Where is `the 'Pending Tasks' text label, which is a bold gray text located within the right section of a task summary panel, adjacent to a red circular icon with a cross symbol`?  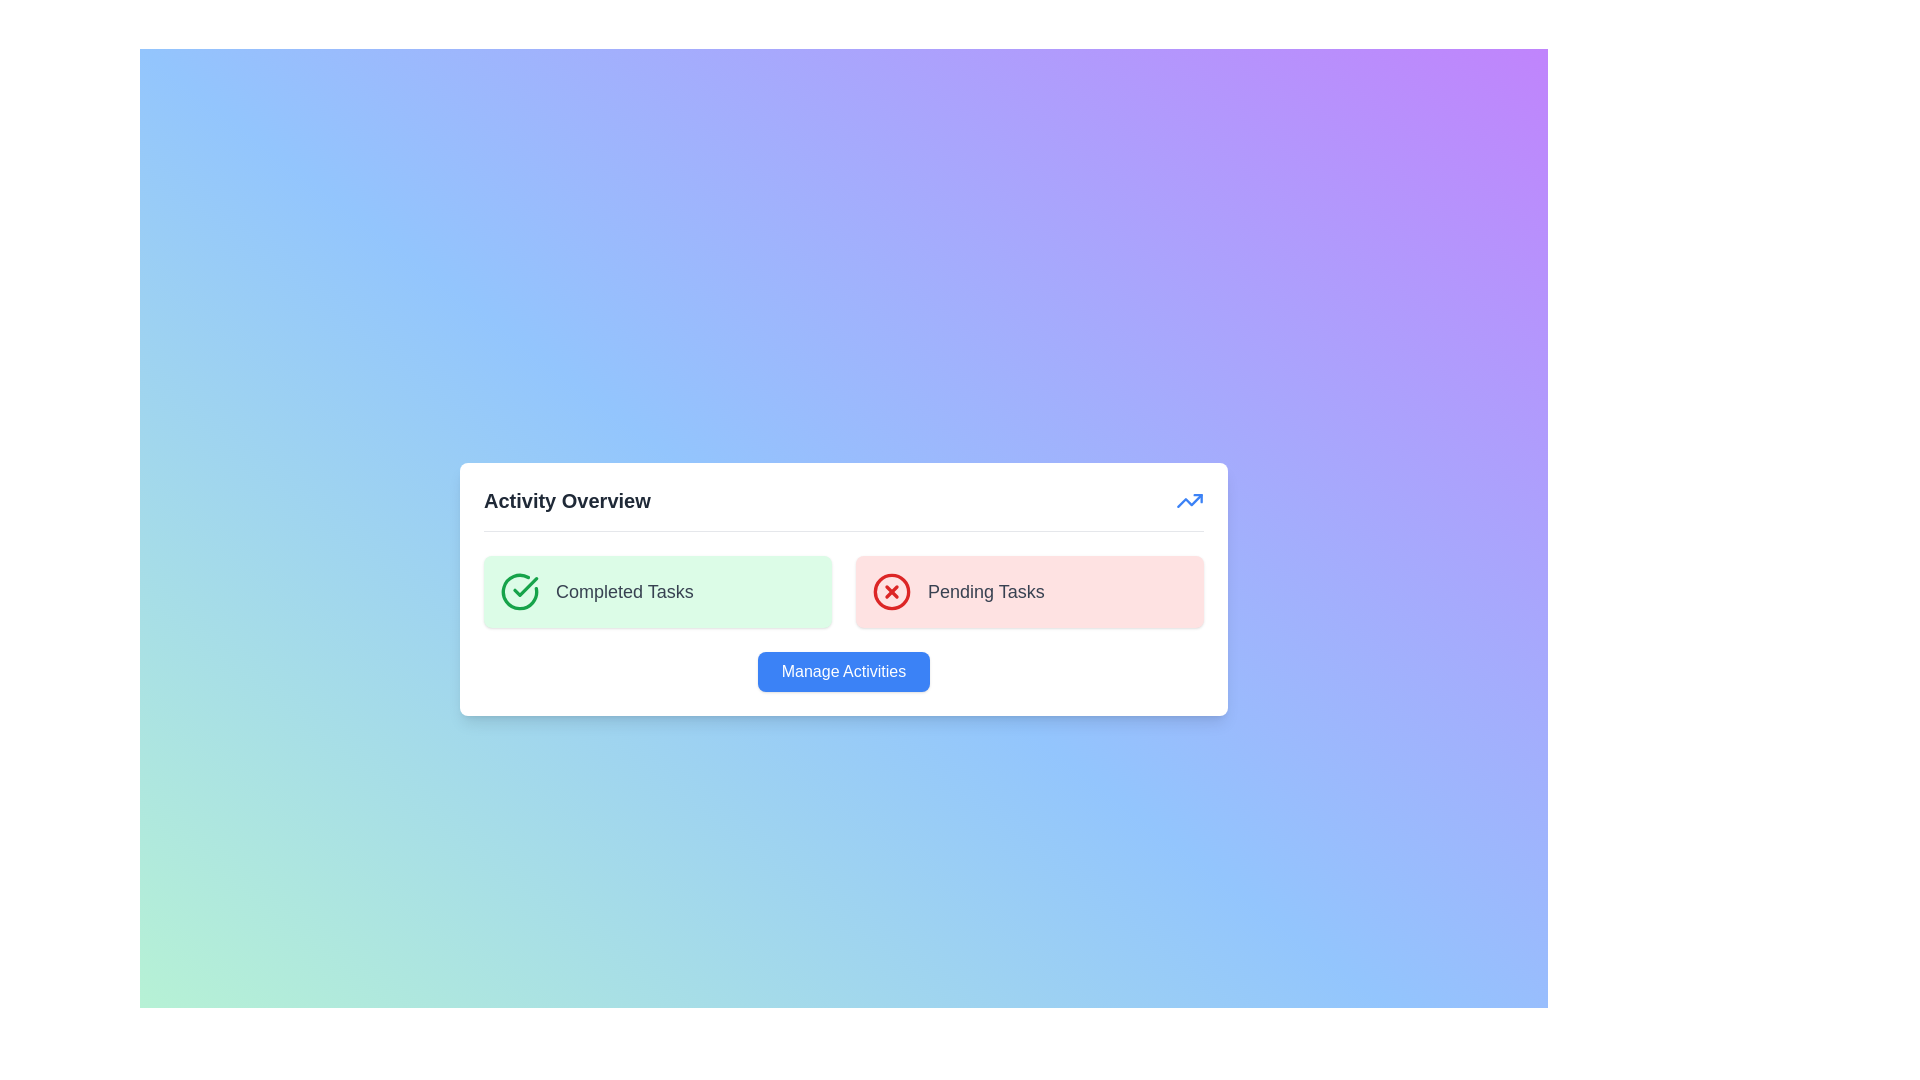 the 'Pending Tasks' text label, which is a bold gray text located within the right section of a task summary panel, adjacent to a red circular icon with a cross symbol is located at coordinates (986, 590).